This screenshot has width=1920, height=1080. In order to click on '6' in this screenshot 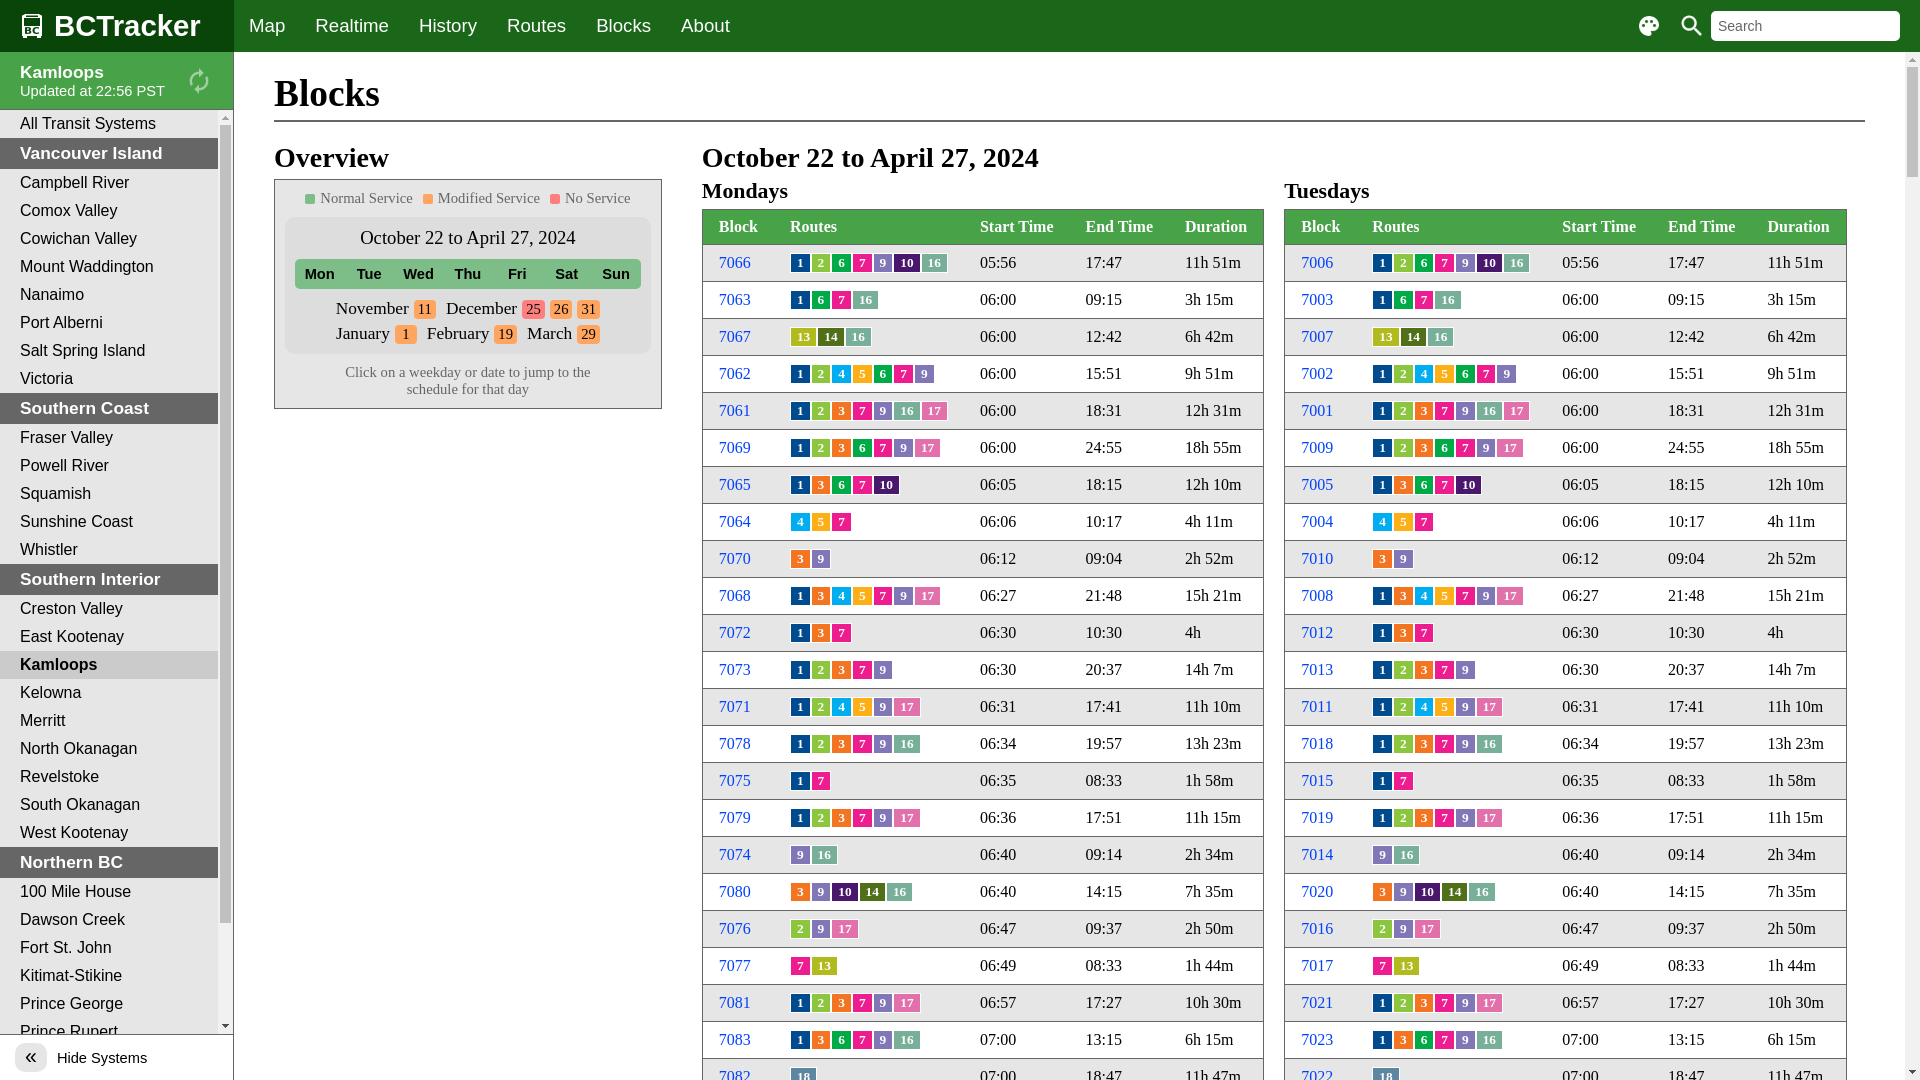, I will do `click(1444, 446)`.